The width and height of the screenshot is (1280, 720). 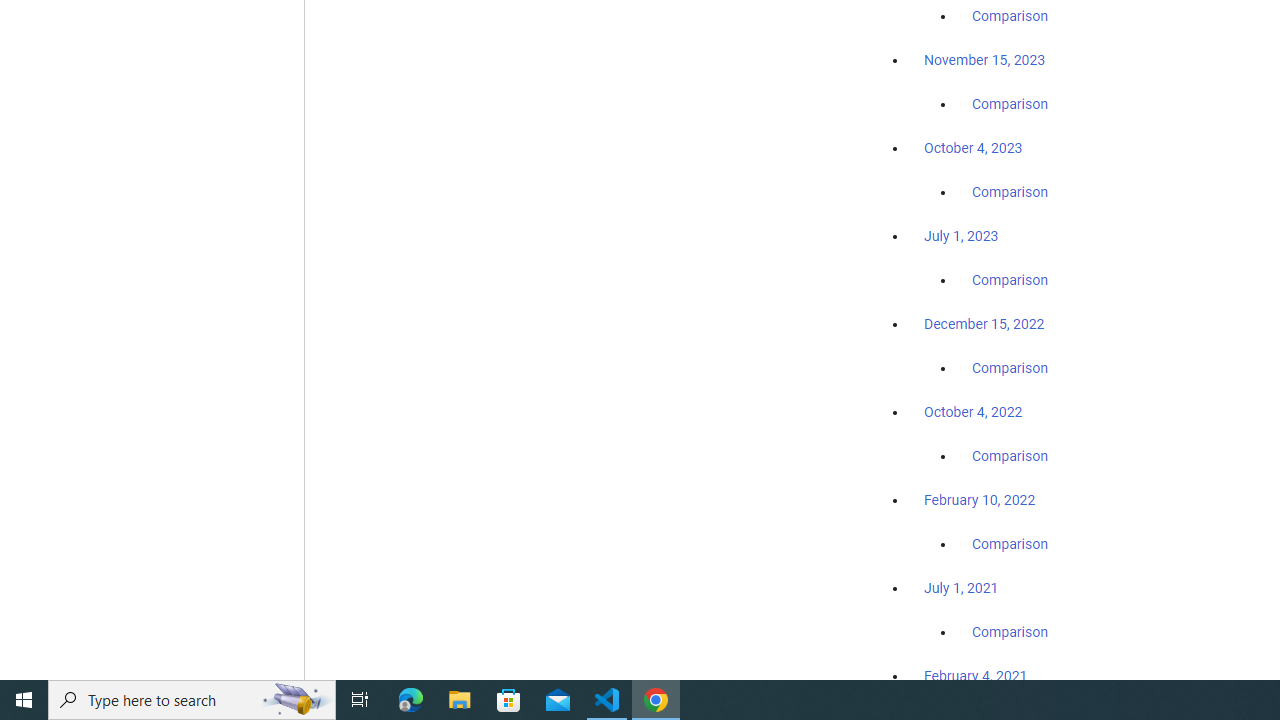 What do you see at coordinates (973, 147) in the screenshot?
I see `'October 4, 2023'` at bounding box center [973, 147].